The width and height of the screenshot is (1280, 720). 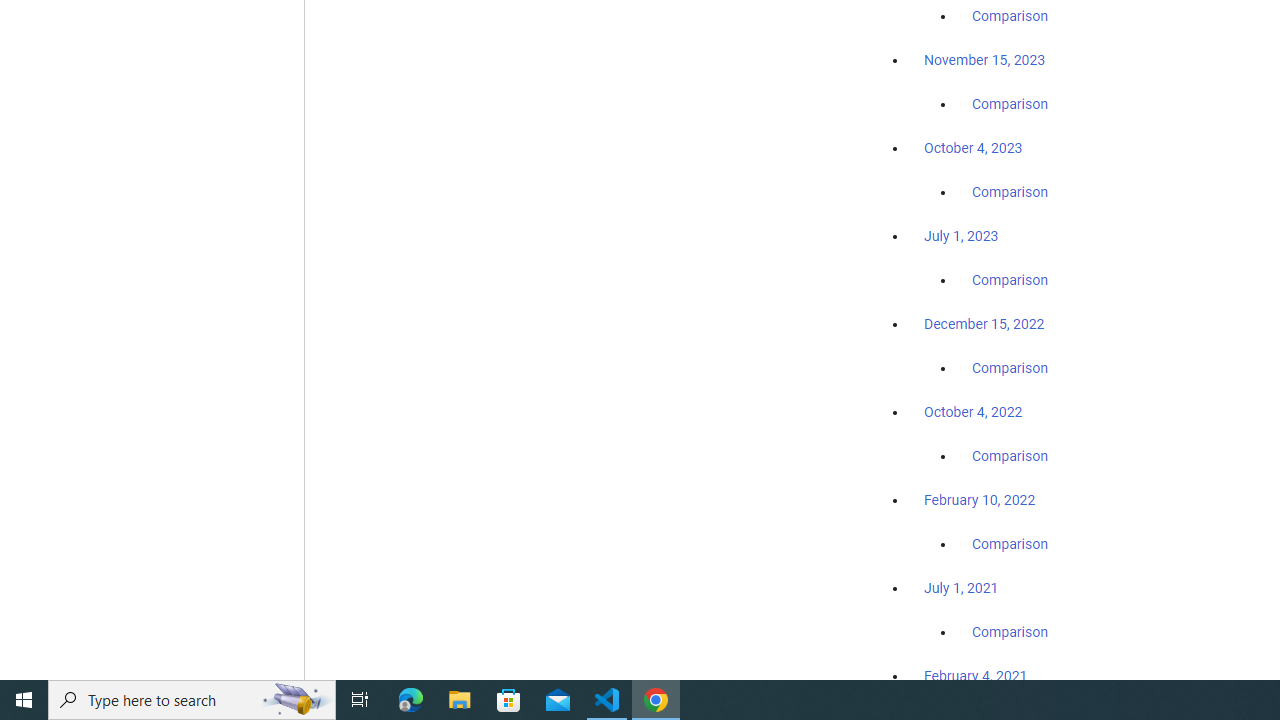 What do you see at coordinates (973, 147) in the screenshot?
I see `'October 4, 2023'` at bounding box center [973, 147].